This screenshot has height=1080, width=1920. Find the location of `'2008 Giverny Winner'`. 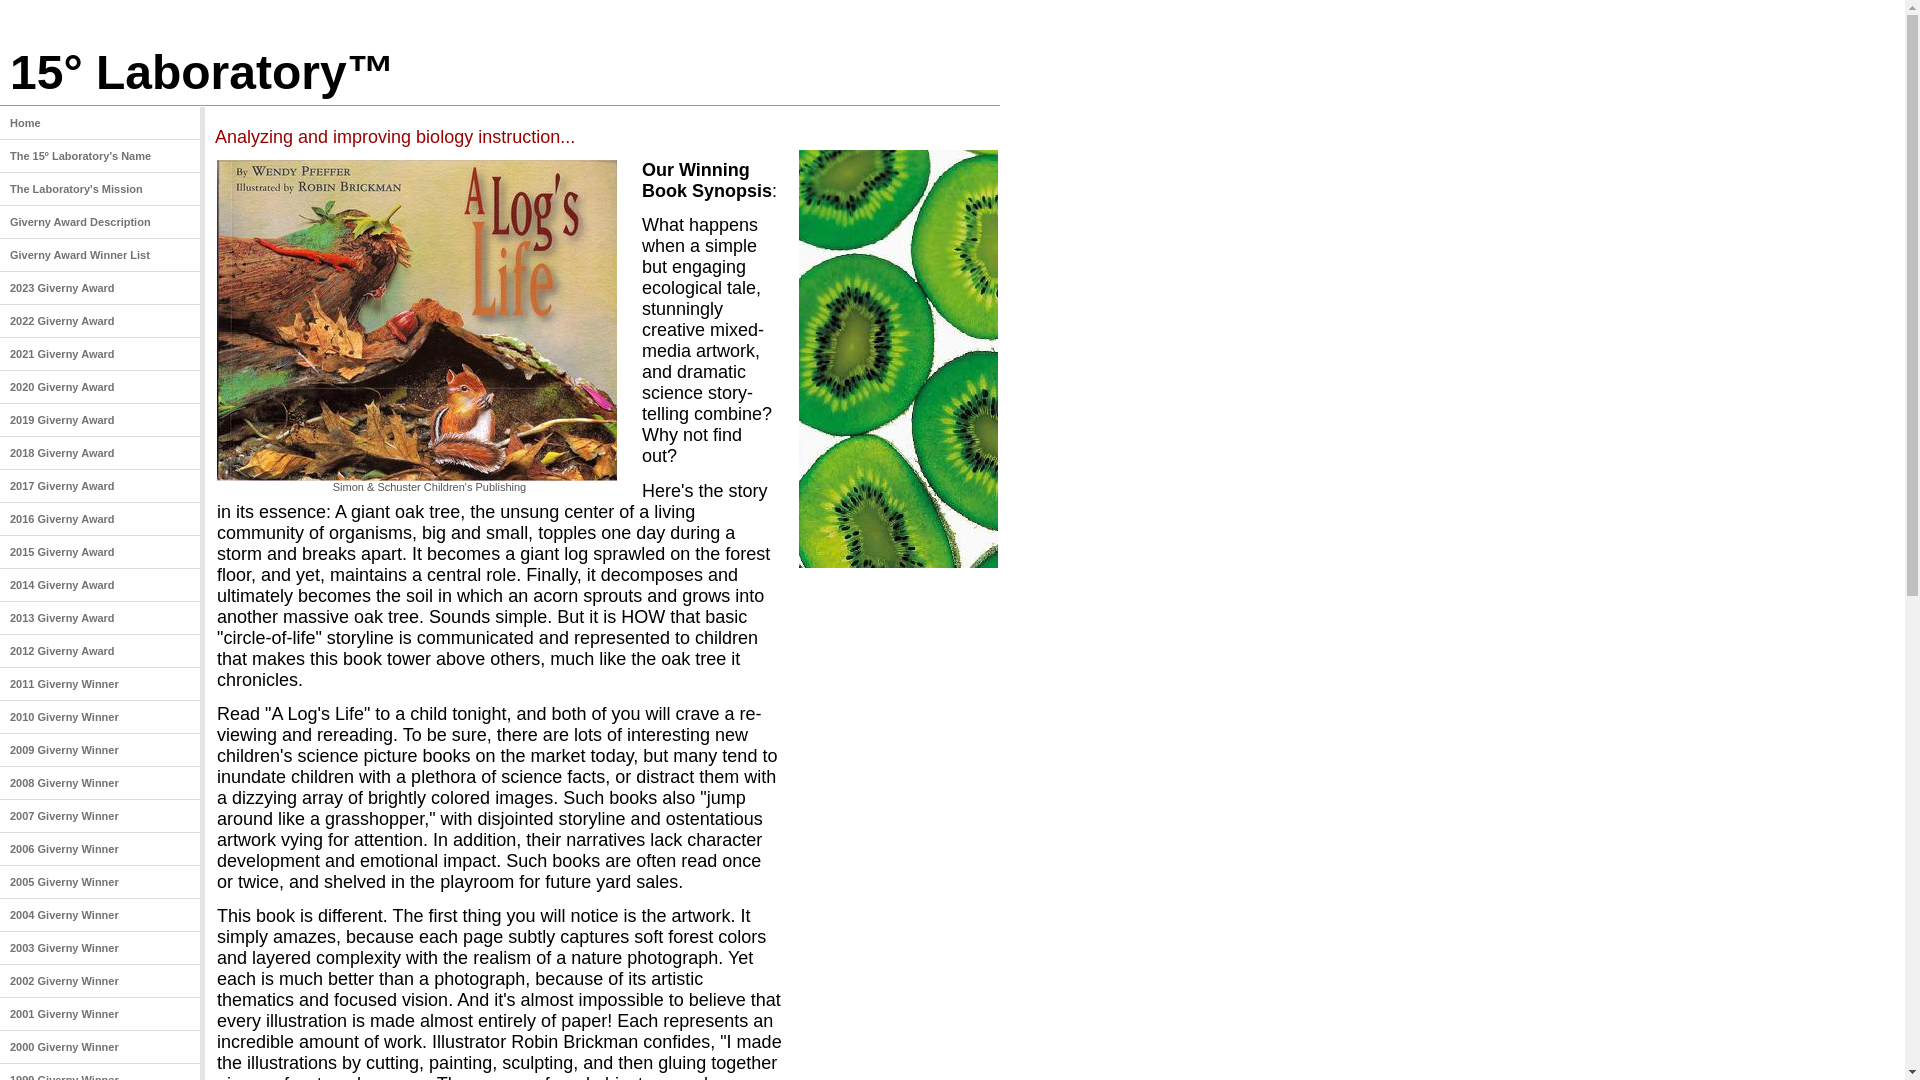

'2008 Giverny Winner' is located at coordinates (99, 782).